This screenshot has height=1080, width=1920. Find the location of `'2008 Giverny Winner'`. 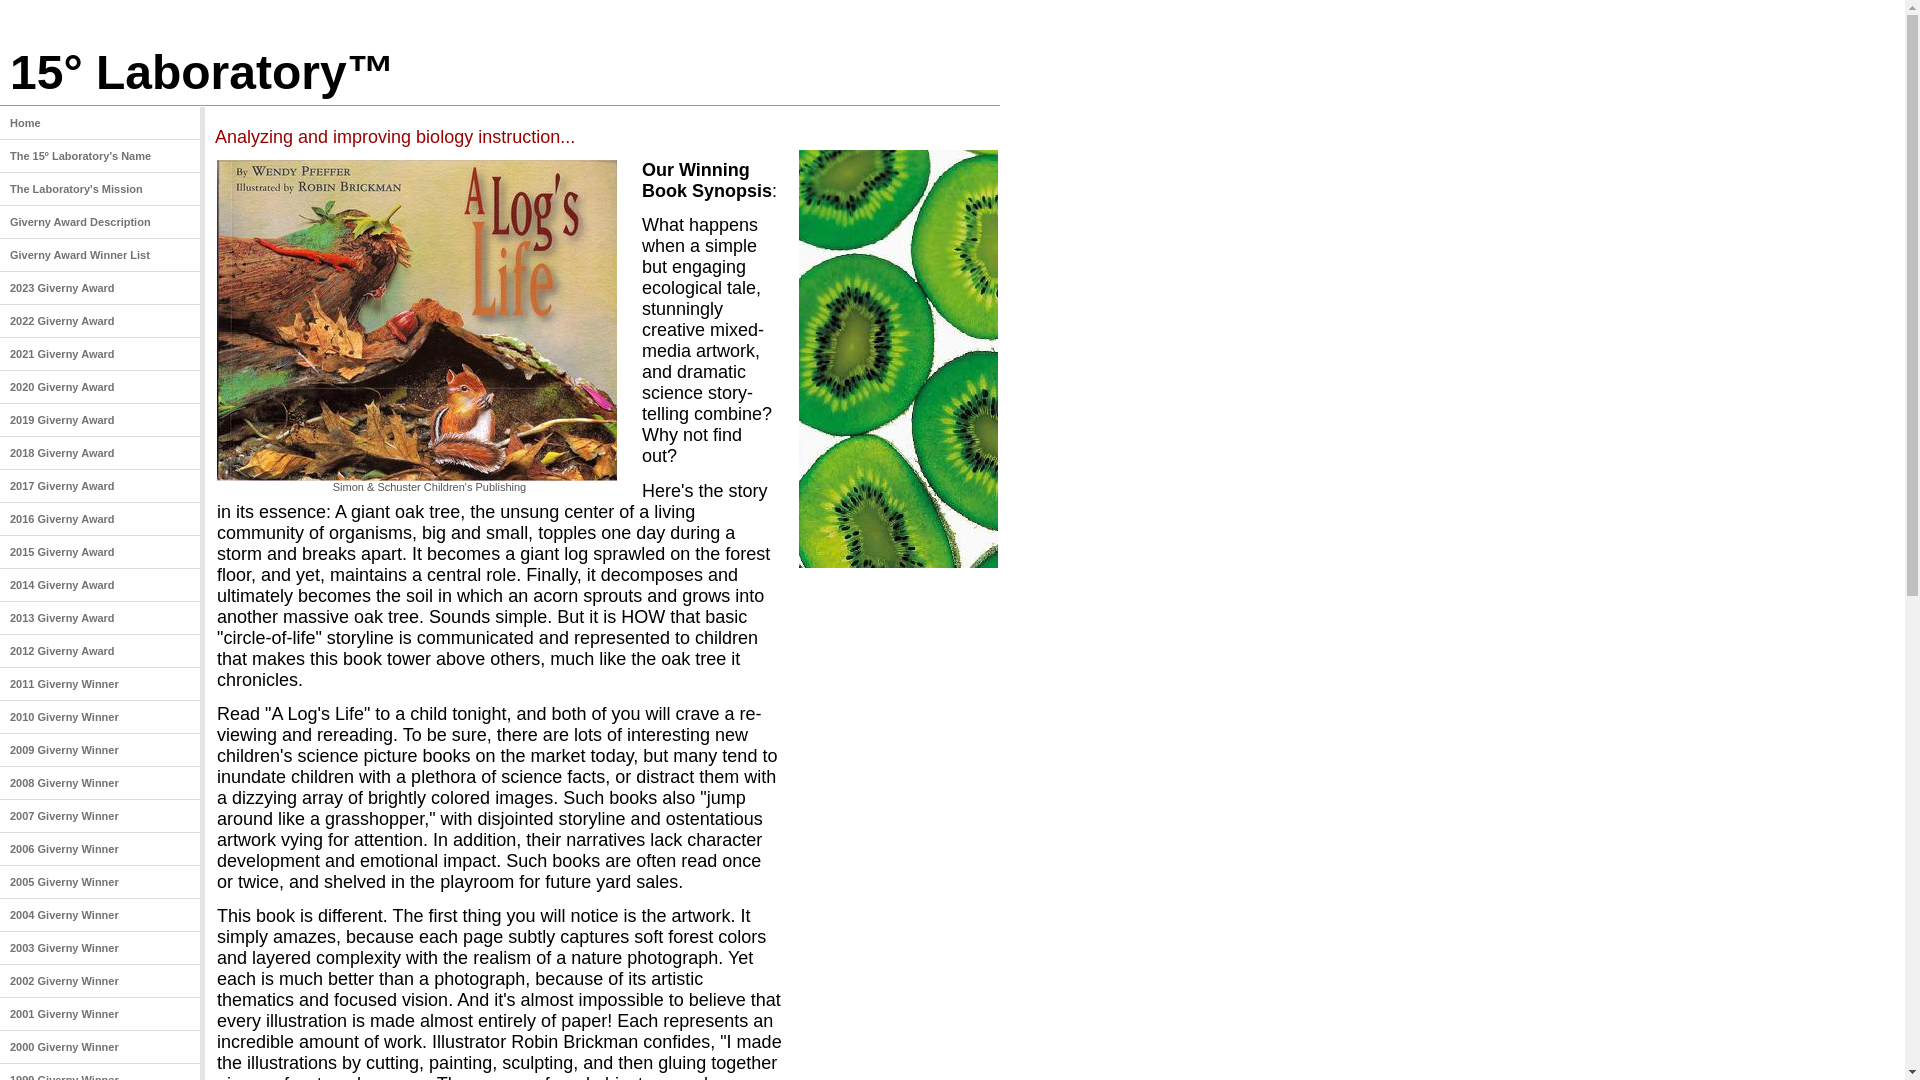

'2008 Giverny Winner' is located at coordinates (99, 782).